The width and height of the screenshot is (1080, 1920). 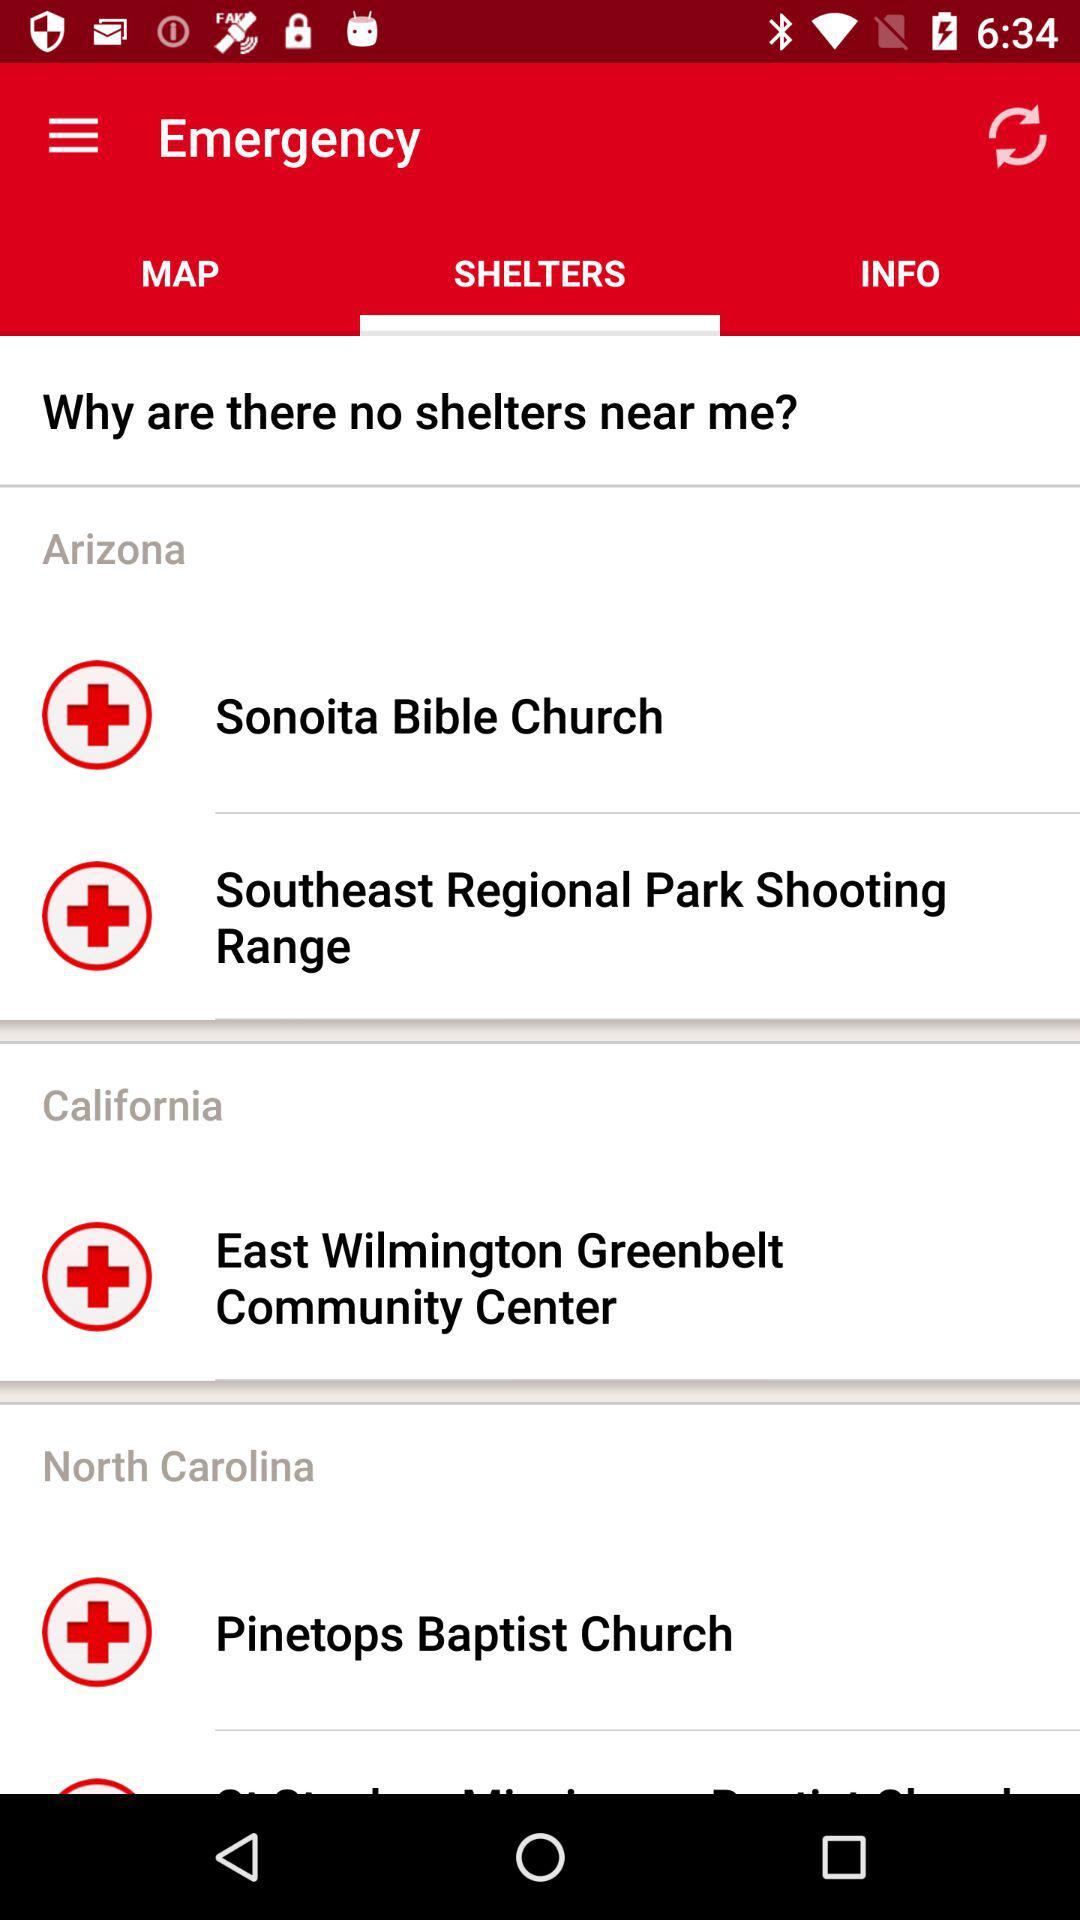 I want to click on the icon to the right of shelters, so click(x=898, y=272).